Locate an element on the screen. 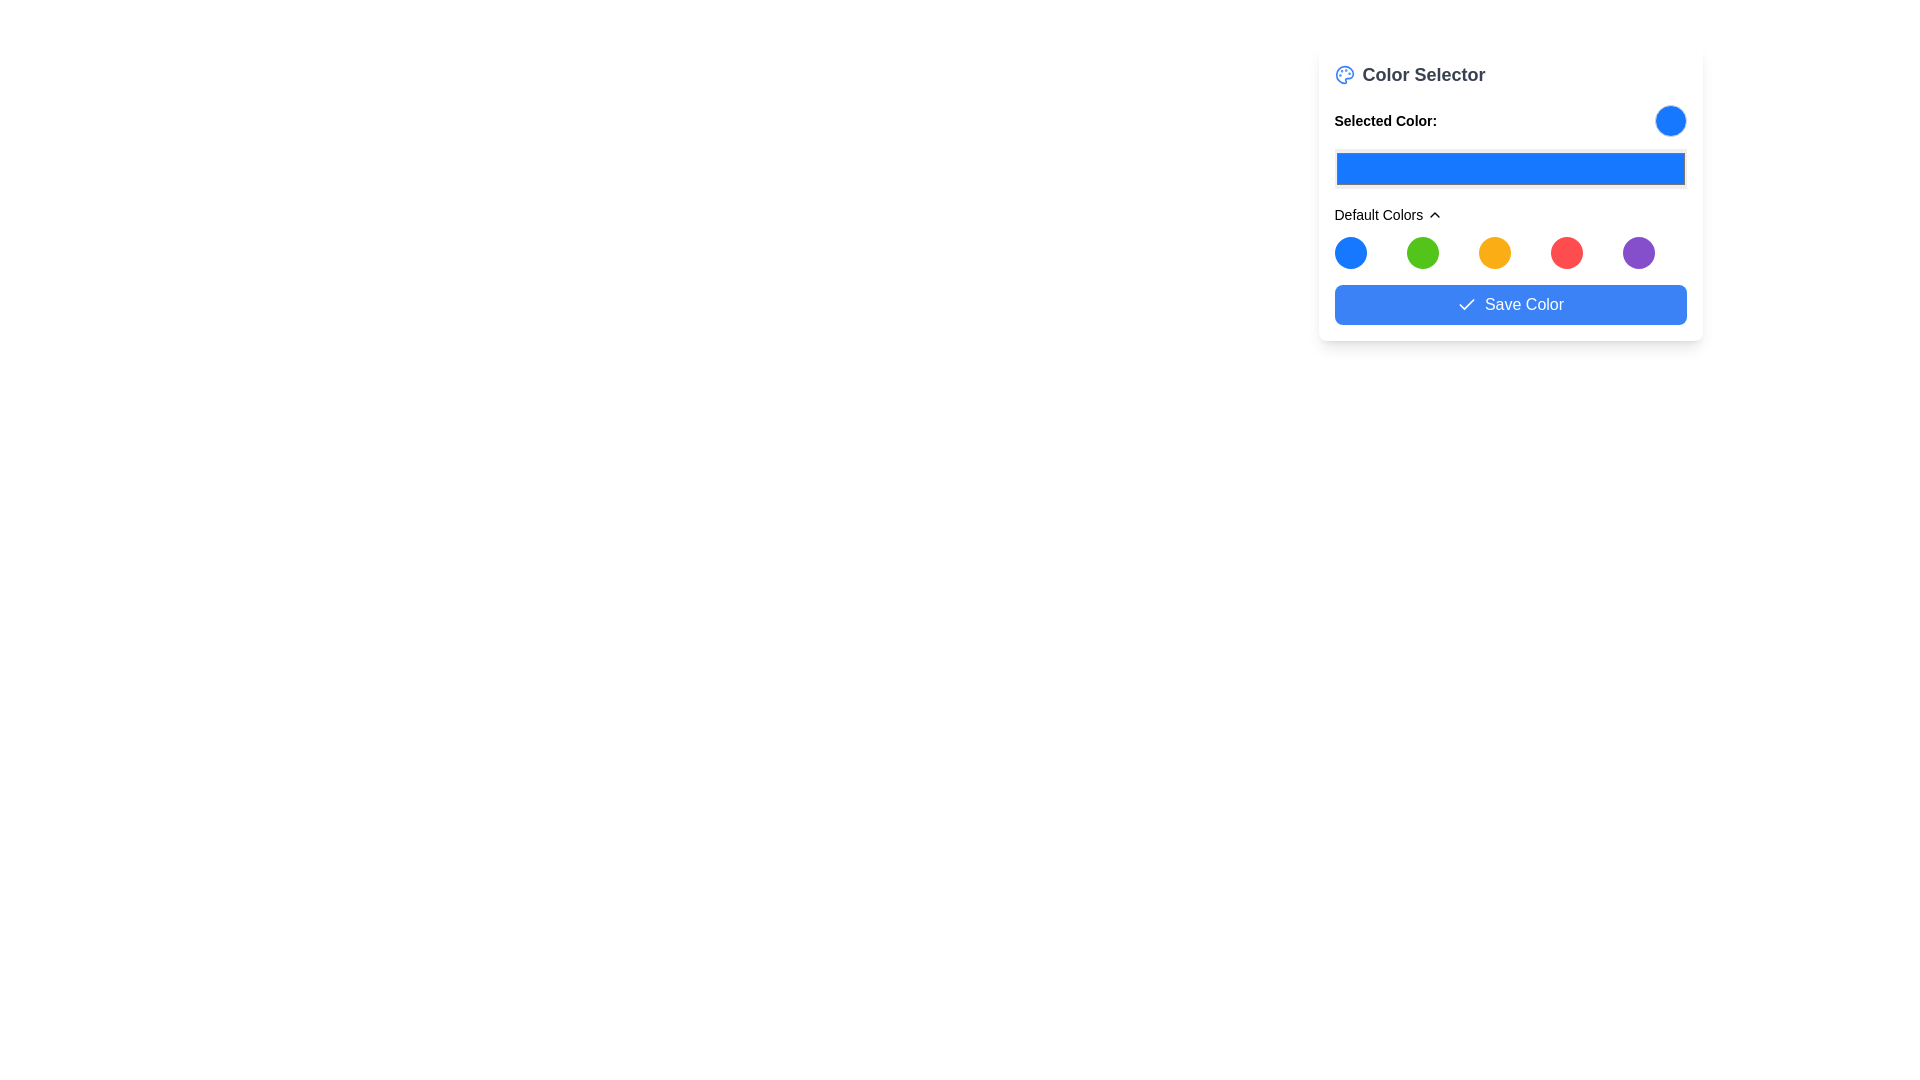  the checkmark icon that is part of the 'Save Color' button located at the bottom of the color selector interface is located at coordinates (1466, 304).